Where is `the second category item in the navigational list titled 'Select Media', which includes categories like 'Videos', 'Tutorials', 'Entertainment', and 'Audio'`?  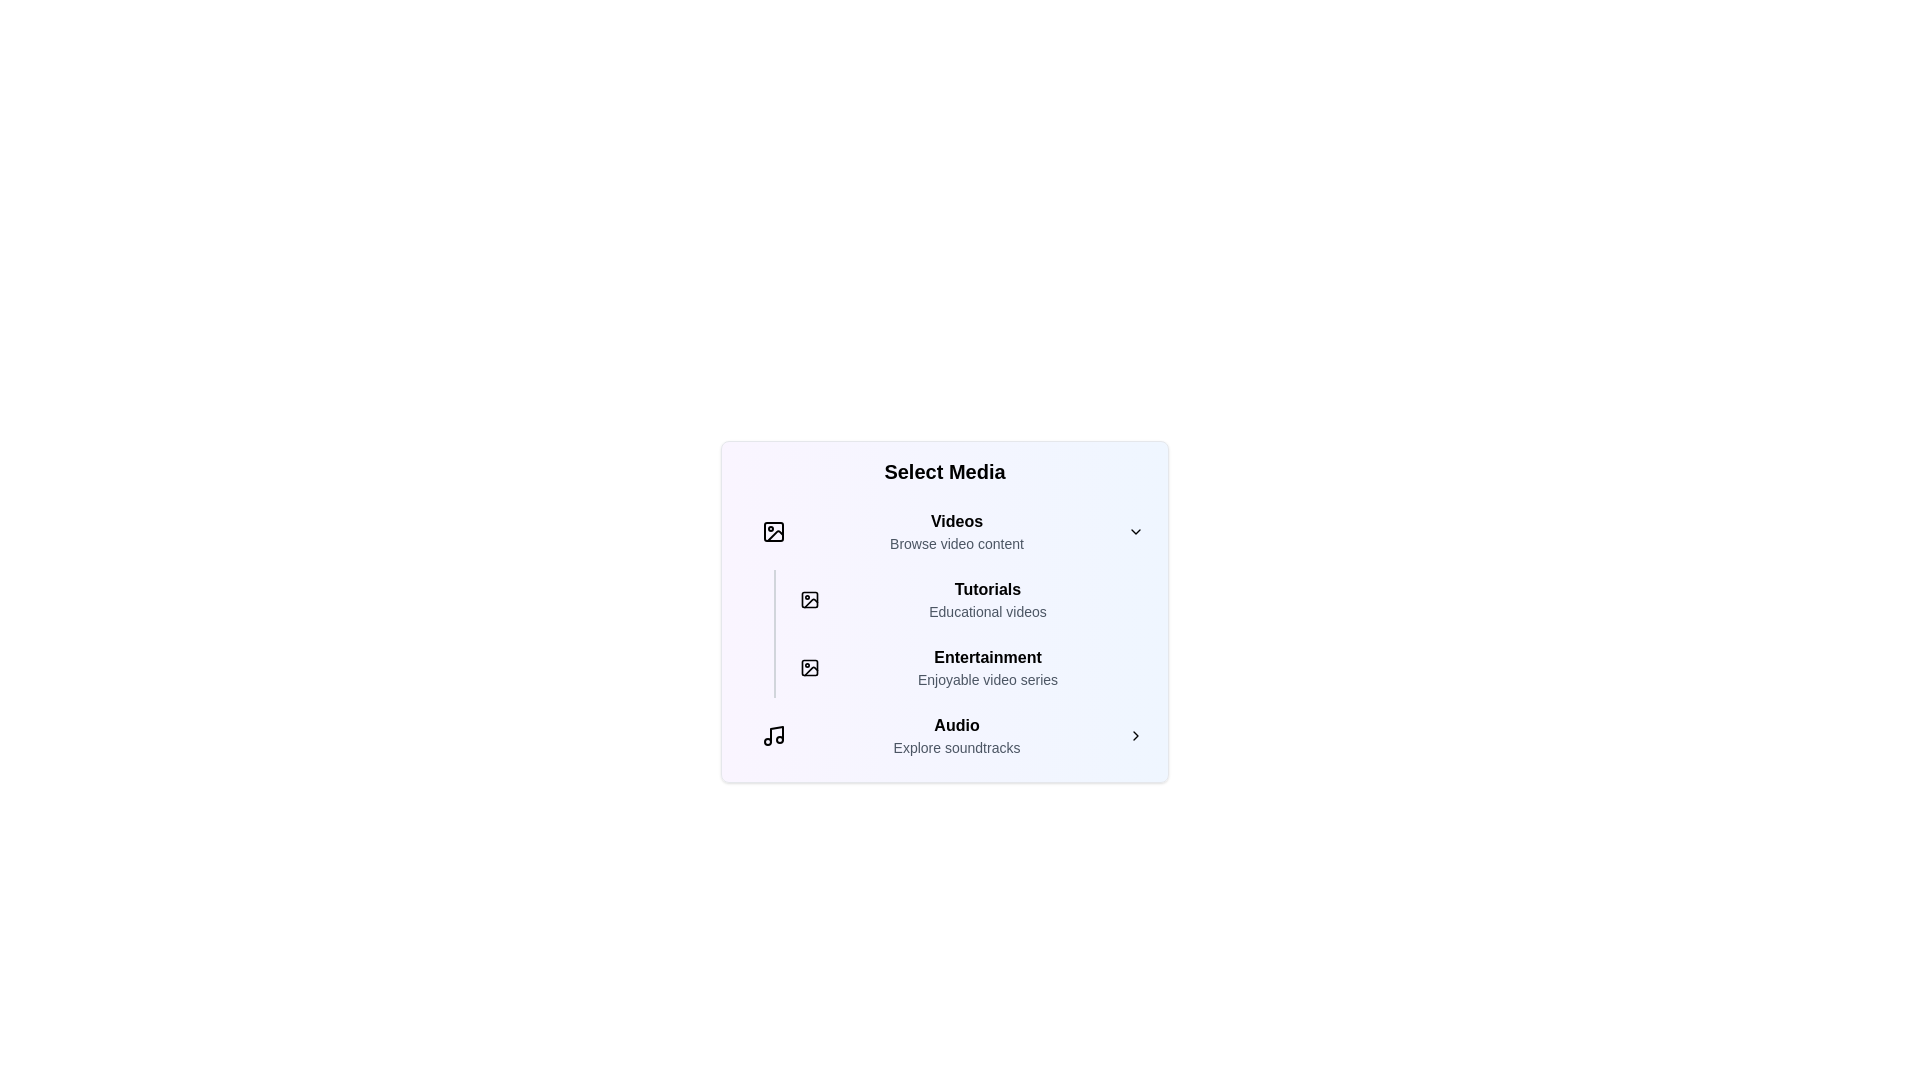 the second category item in the navigational list titled 'Select Media', which includes categories like 'Videos', 'Tutorials', 'Entertainment', and 'Audio' is located at coordinates (944, 633).